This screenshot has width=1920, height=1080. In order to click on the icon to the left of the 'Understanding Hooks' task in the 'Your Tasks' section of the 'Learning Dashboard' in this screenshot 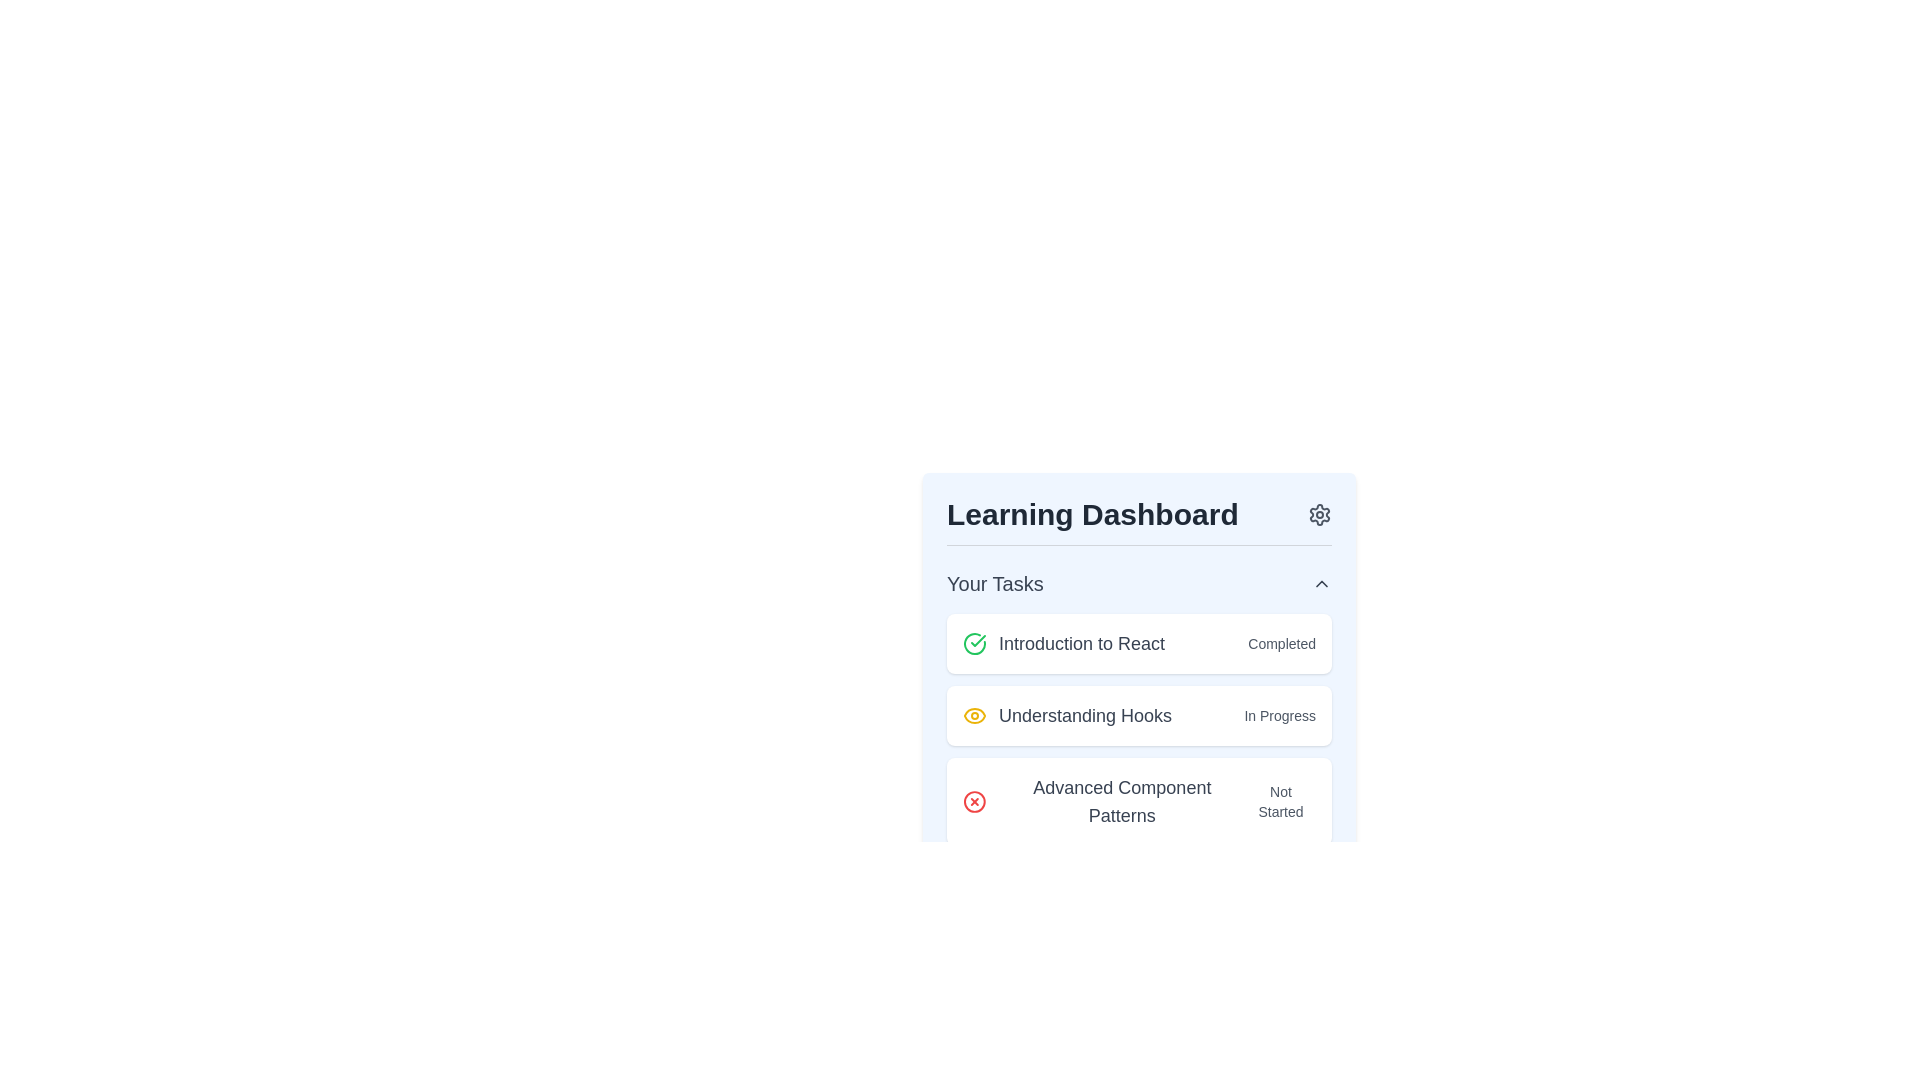, I will do `click(974, 715)`.